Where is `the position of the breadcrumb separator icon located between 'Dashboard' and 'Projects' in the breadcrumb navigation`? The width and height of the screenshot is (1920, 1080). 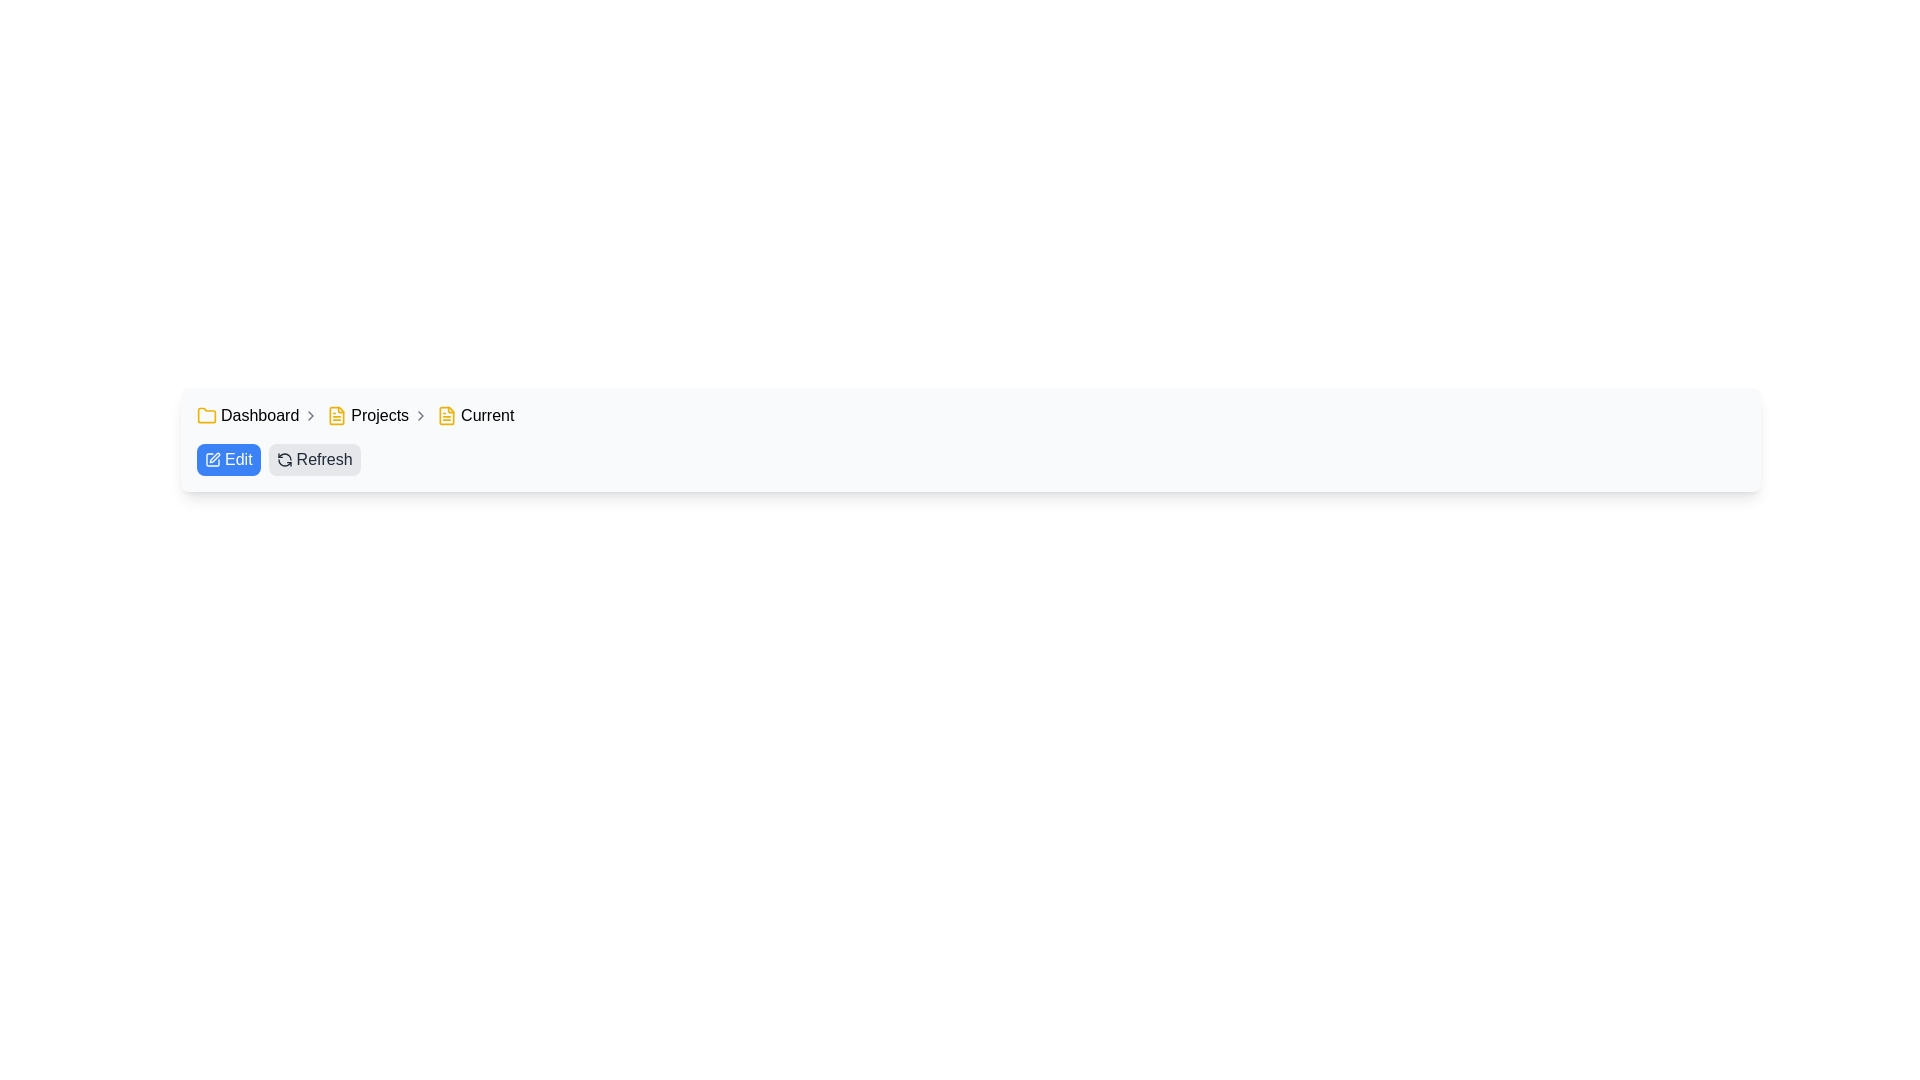 the position of the breadcrumb separator icon located between 'Dashboard' and 'Projects' in the breadcrumb navigation is located at coordinates (310, 415).